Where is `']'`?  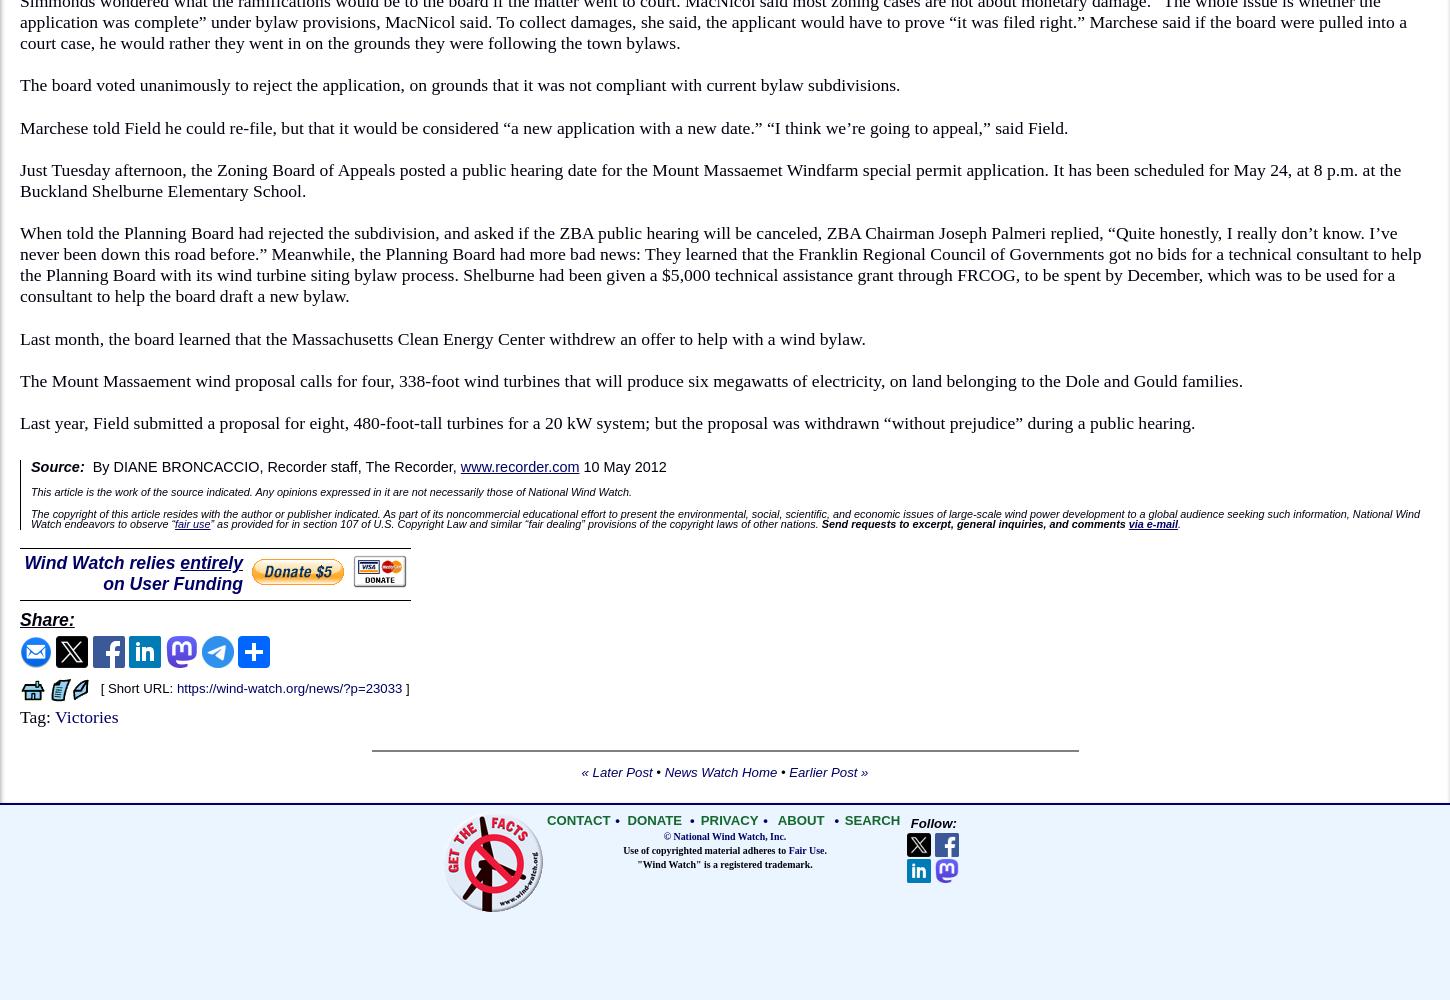
']' is located at coordinates (404, 688).